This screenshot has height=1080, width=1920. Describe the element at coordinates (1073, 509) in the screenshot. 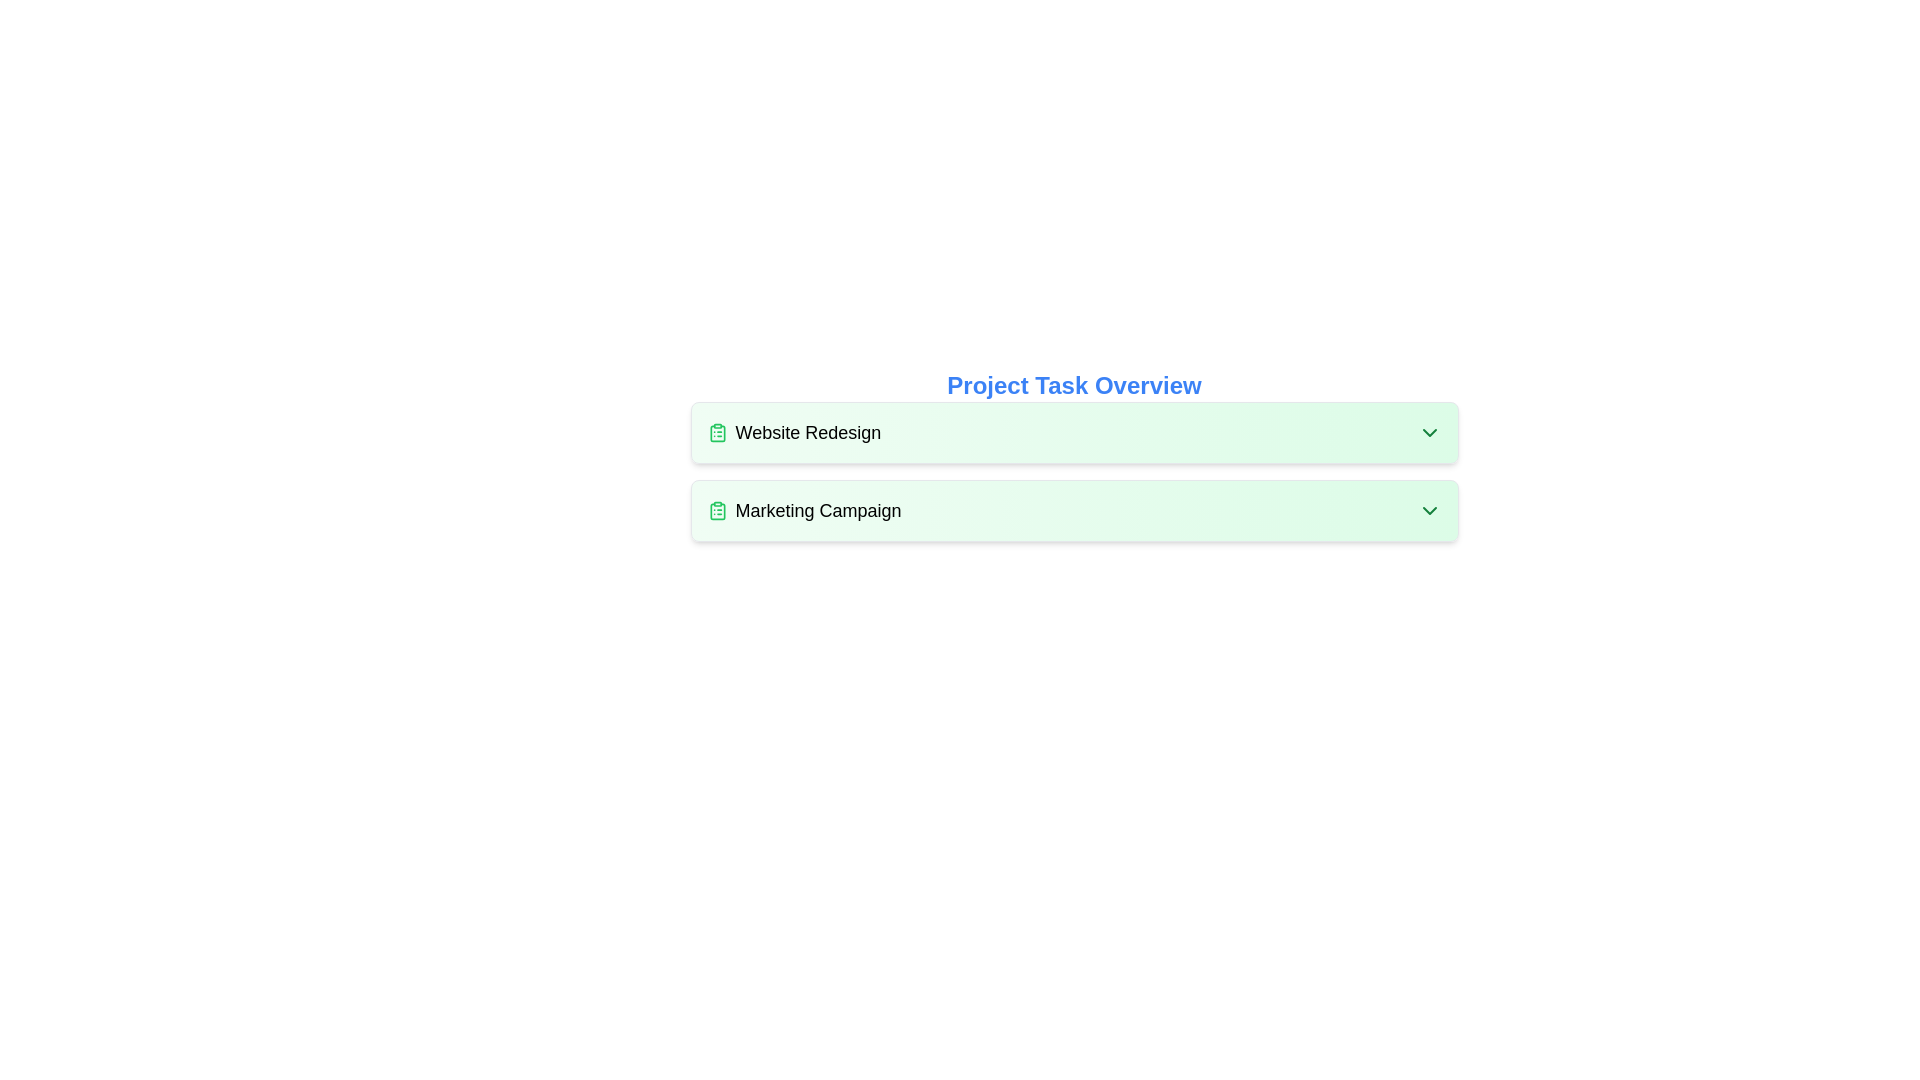

I see `the 'Marketing Campaign' selectable card located below the 'Website Redesign' card in the 'Project Task Overview' section` at that location.